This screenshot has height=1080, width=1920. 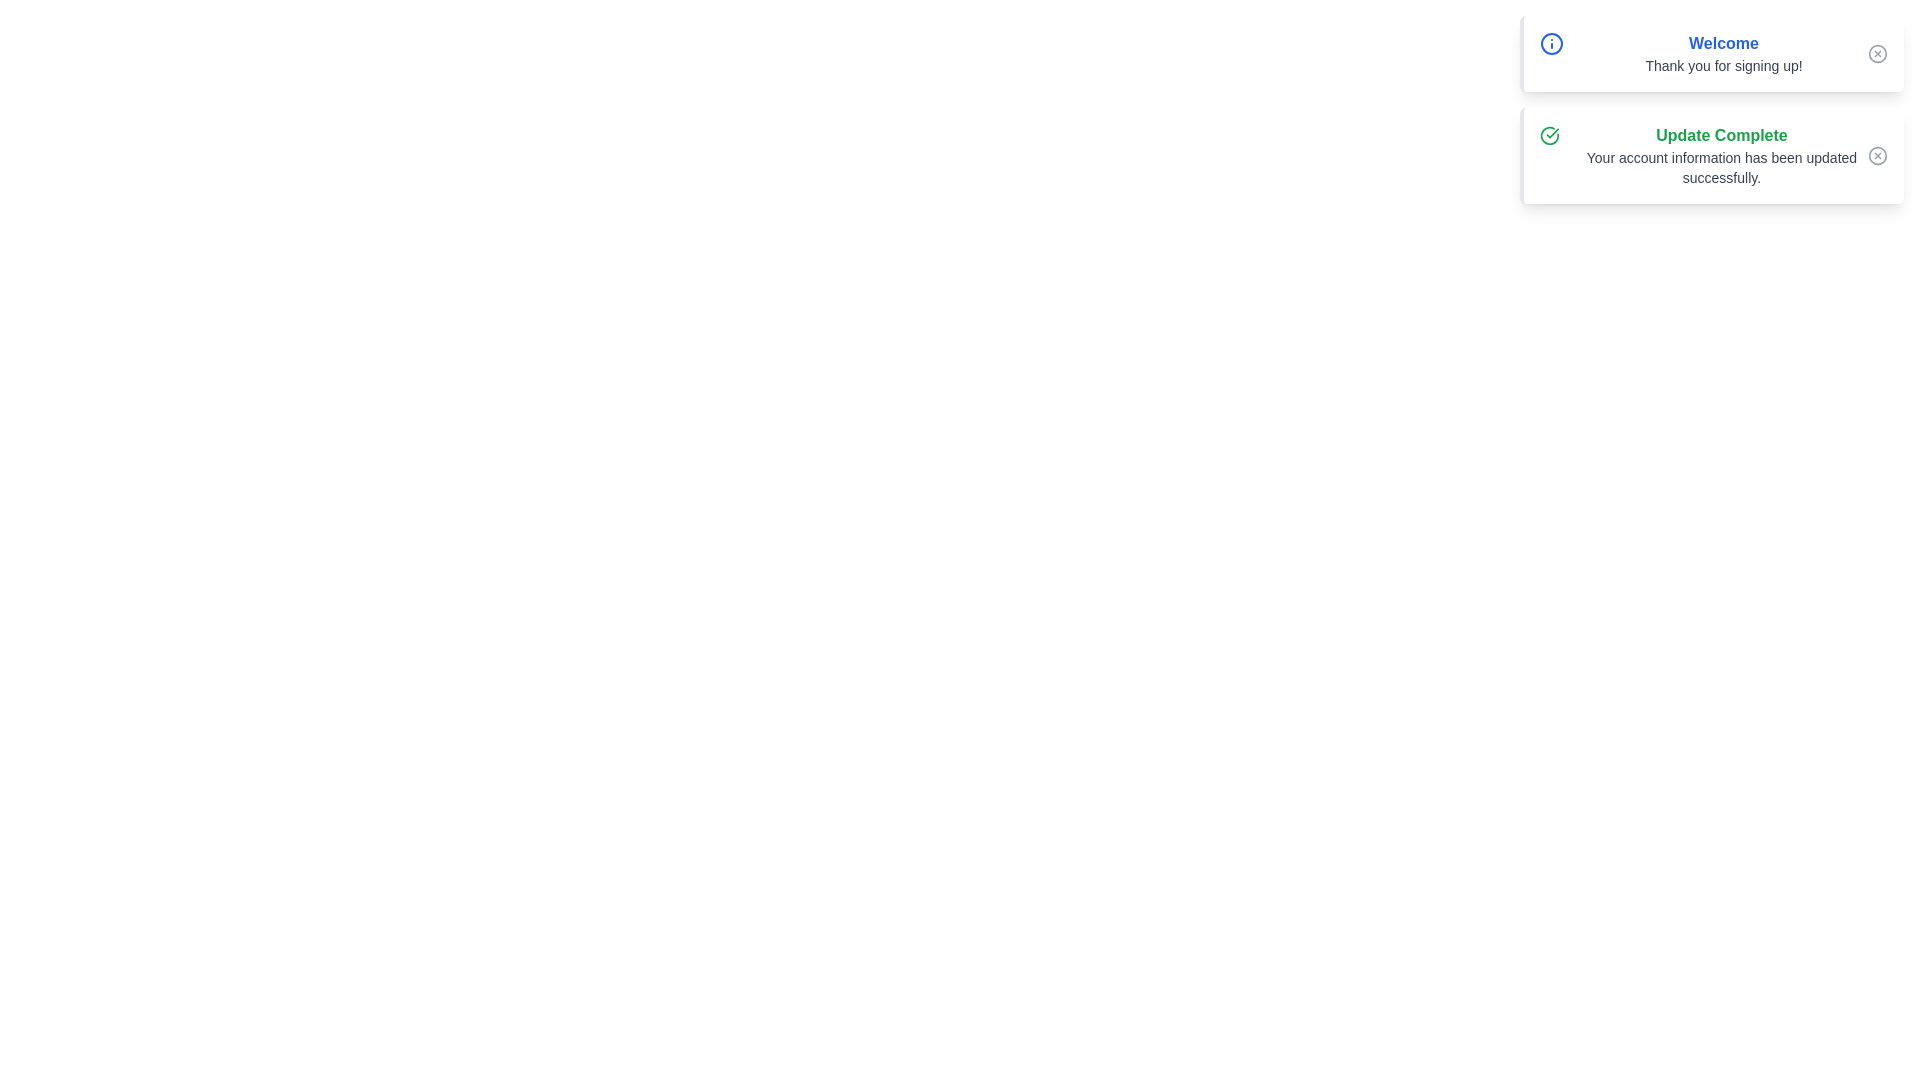 I want to click on the circular button with a gray border and a cross in its center, located at the top right corner of the notification card that says 'Welcome', so click(x=1876, y=53).